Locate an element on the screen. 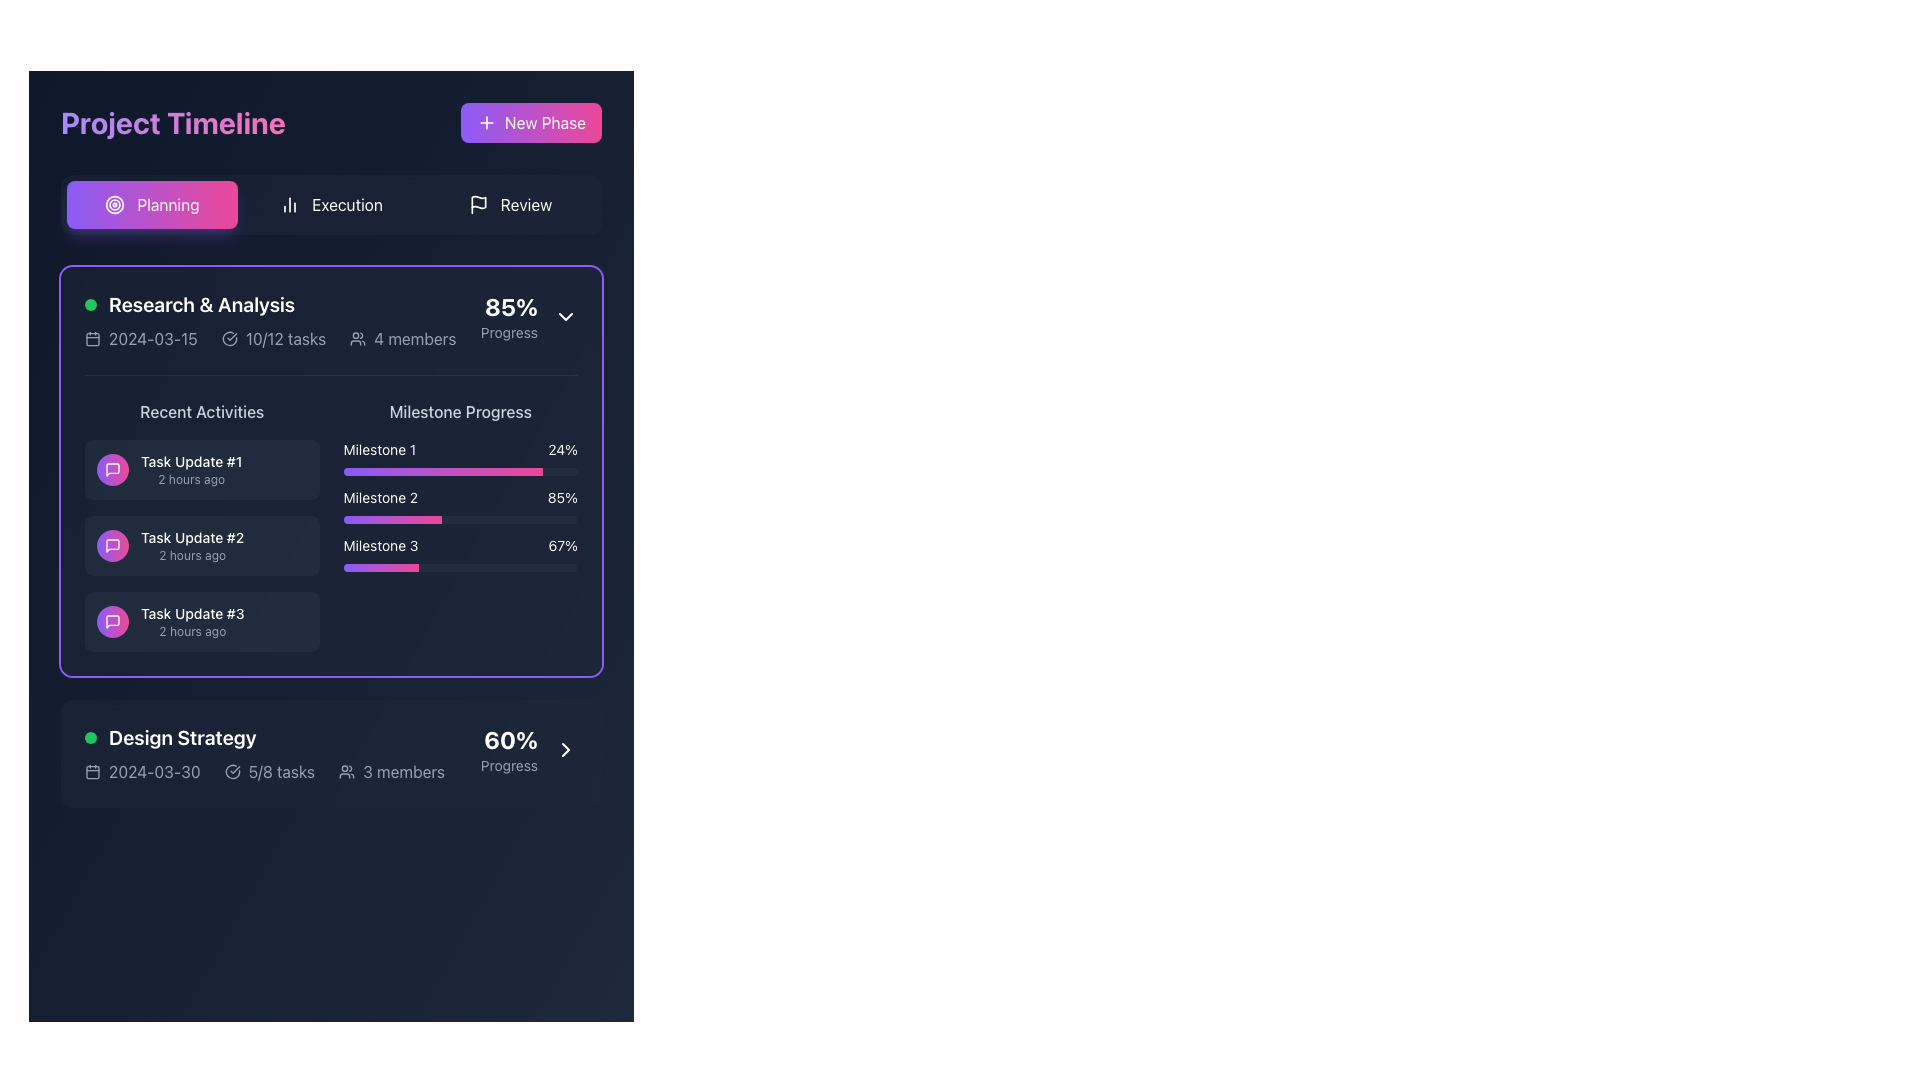 This screenshot has height=1080, width=1920. the milestone completion percentage label located to the right of the 'Milestone 1' text within the 'Research & Analysis' card is located at coordinates (562, 450).